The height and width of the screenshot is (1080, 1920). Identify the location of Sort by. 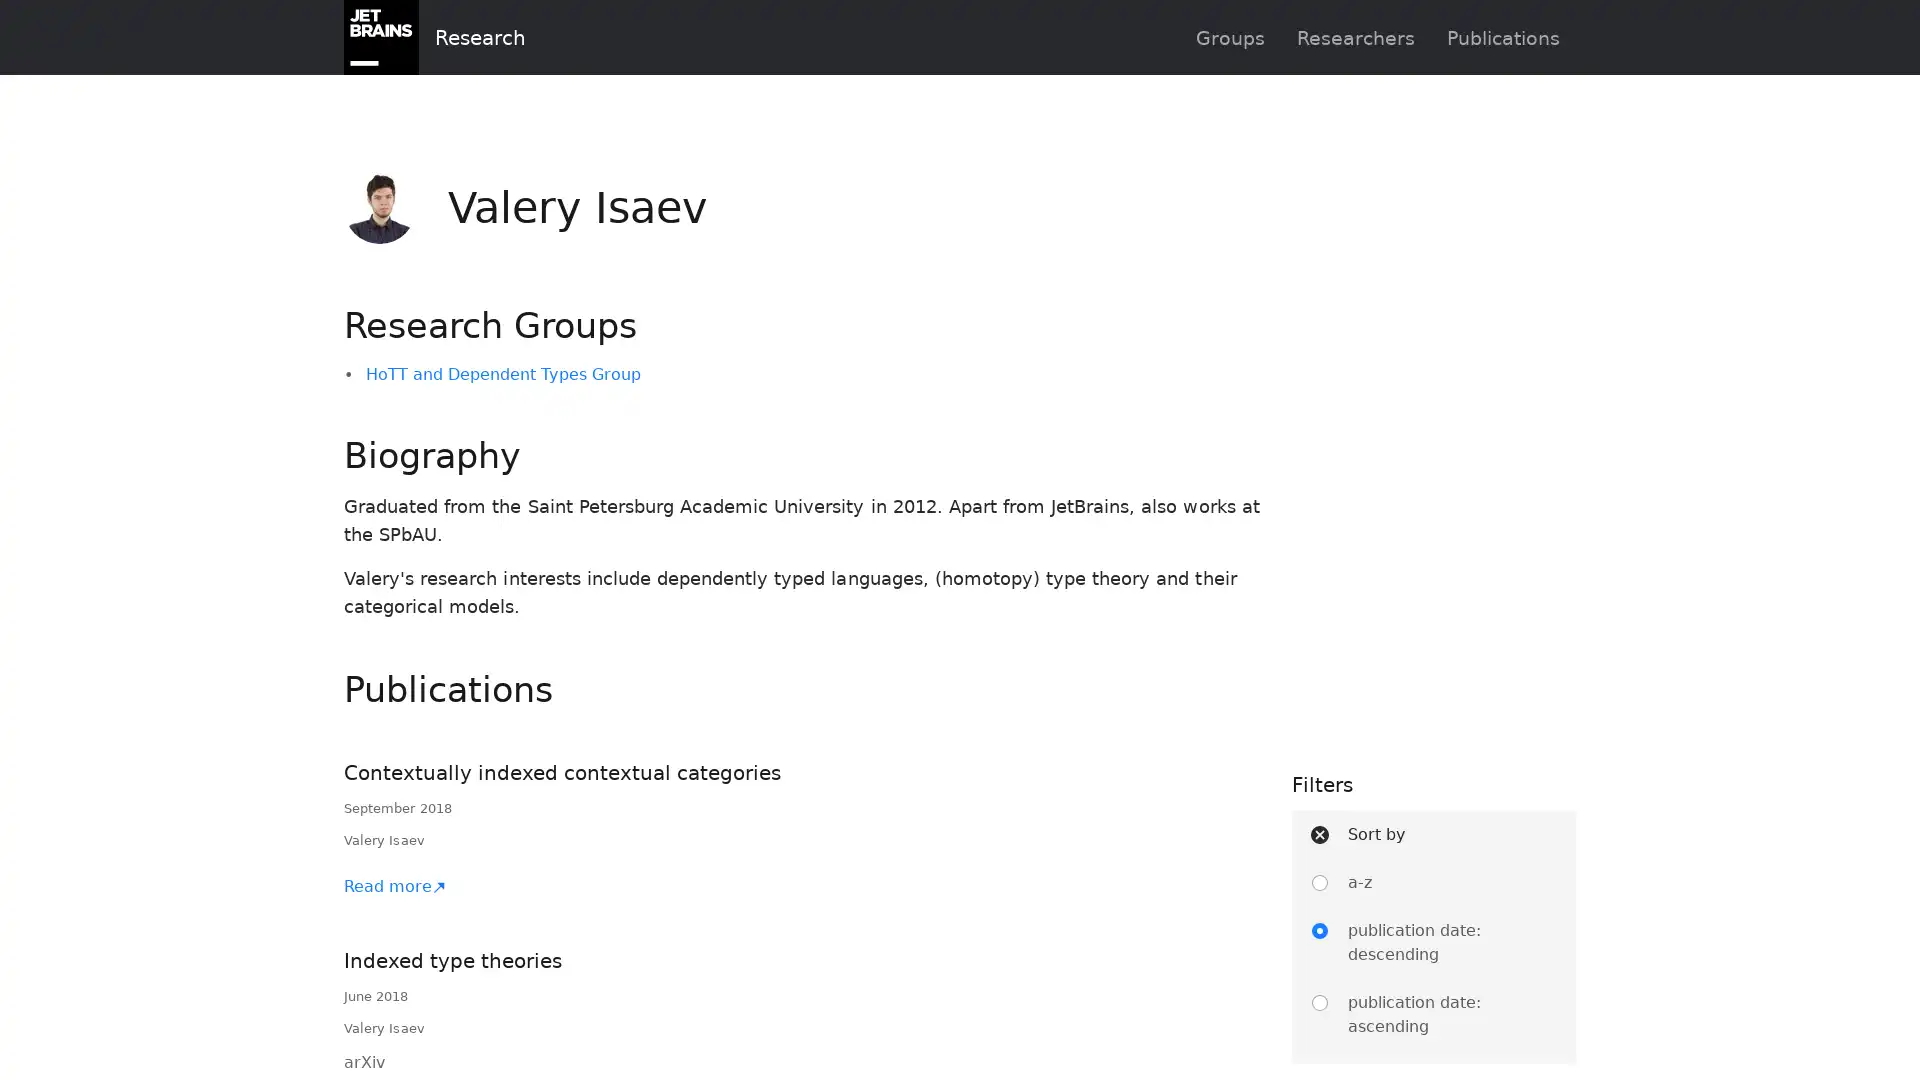
(1433, 834).